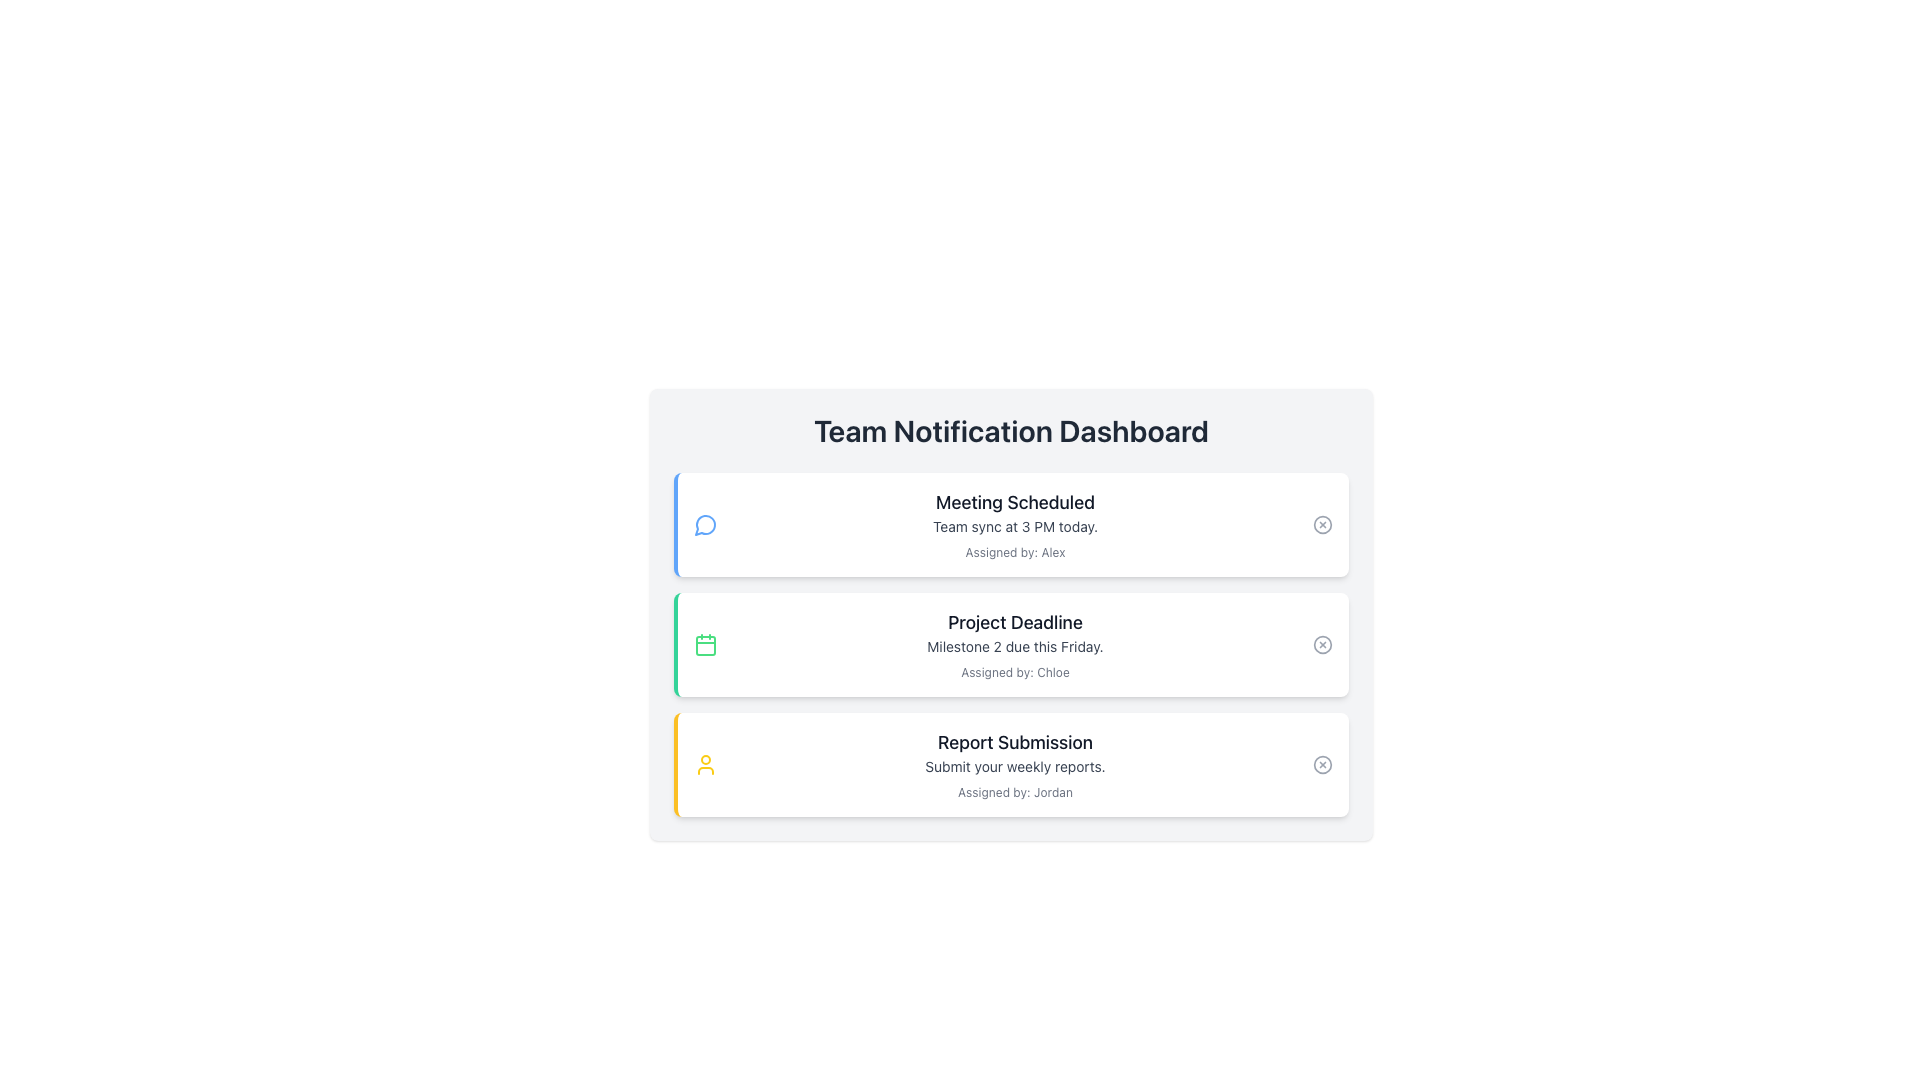  Describe the element at coordinates (1323, 764) in the screenshot. I see `the close button located at the top-right corner of the 'Report Submission' notification card` at that location.